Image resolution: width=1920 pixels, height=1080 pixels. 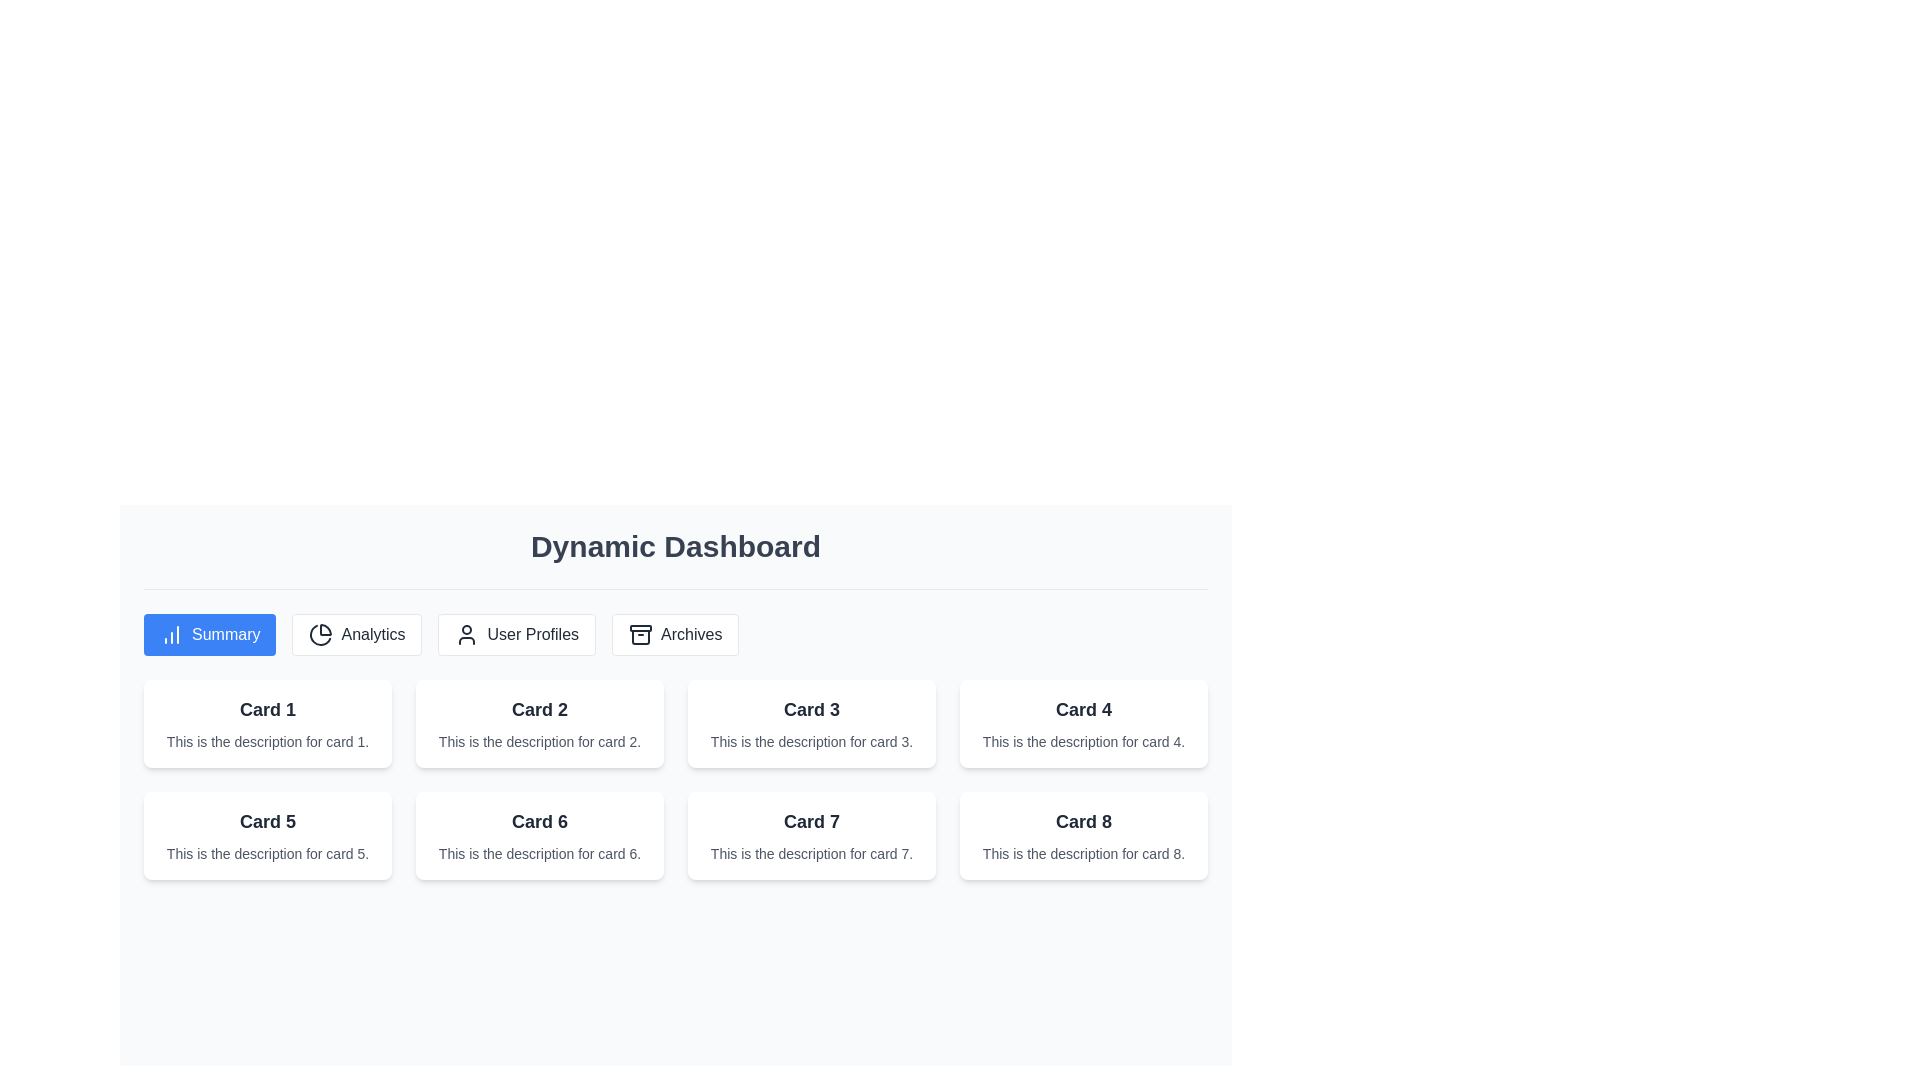 I want to click on the circular pie chart icon located on the top bar of the interface, next to the text 'Analytics.', so click(x=321, y=635).